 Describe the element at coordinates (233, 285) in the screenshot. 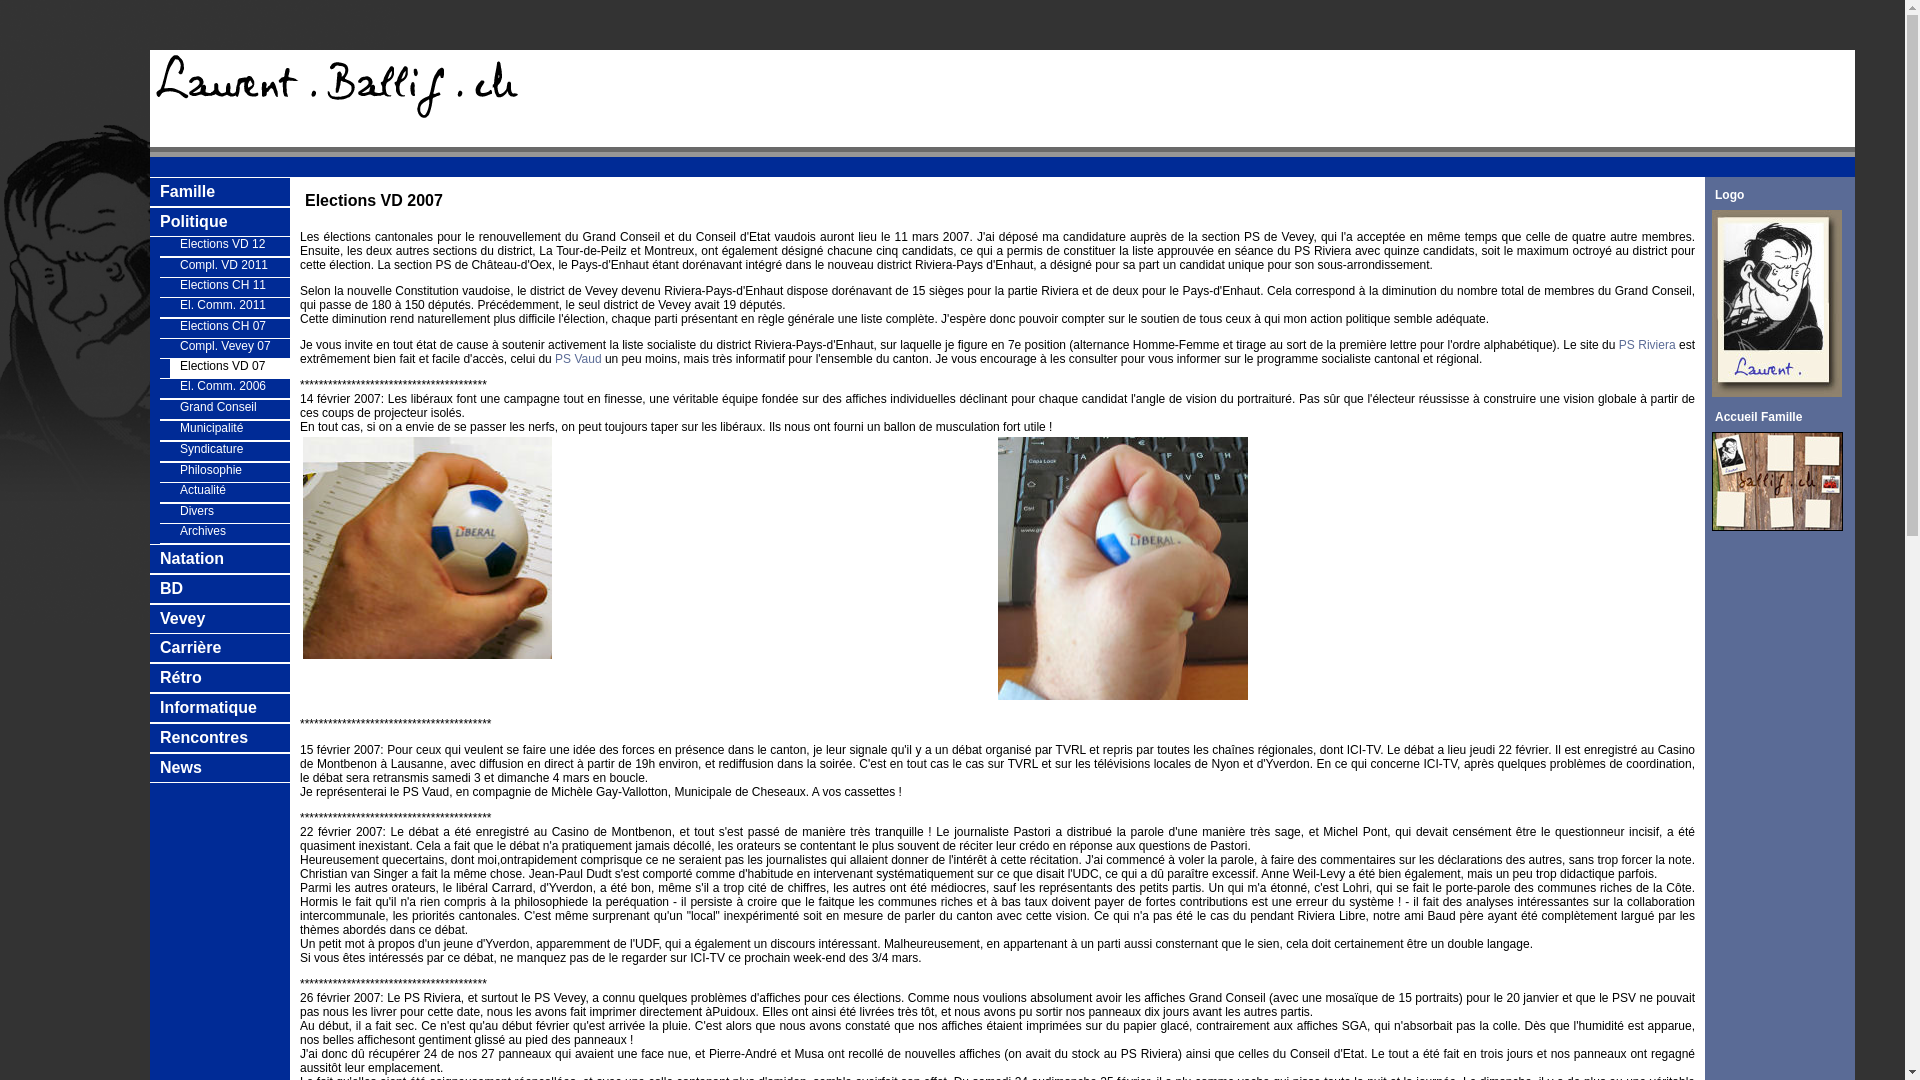

I see `'Elections CH 11'` at that location.